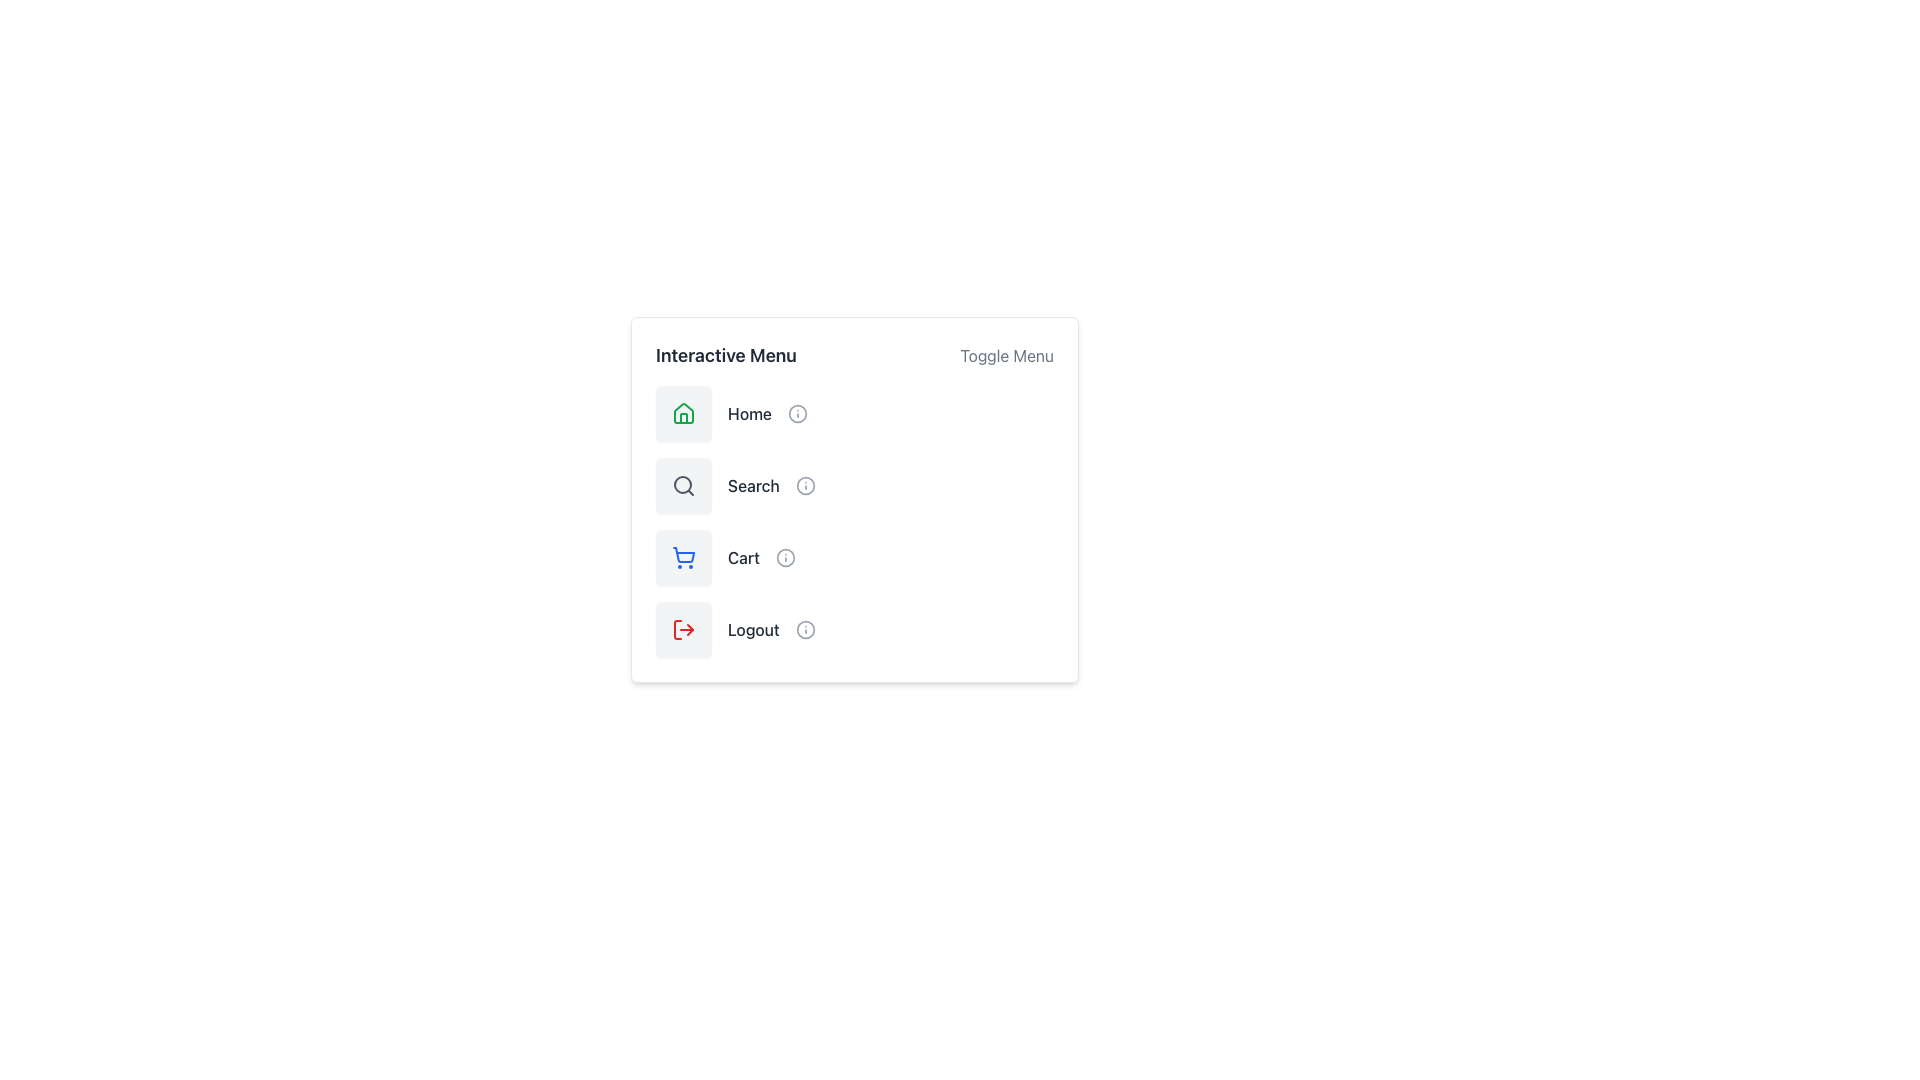 The width and height of the screenshot is (1920, 1080). I want to click on the 'Search' icon in the interactive menu, which is the second icon in a vertical list, positioned below the 'Home' icon and above the 'Cart' icon, so click(684, 486).